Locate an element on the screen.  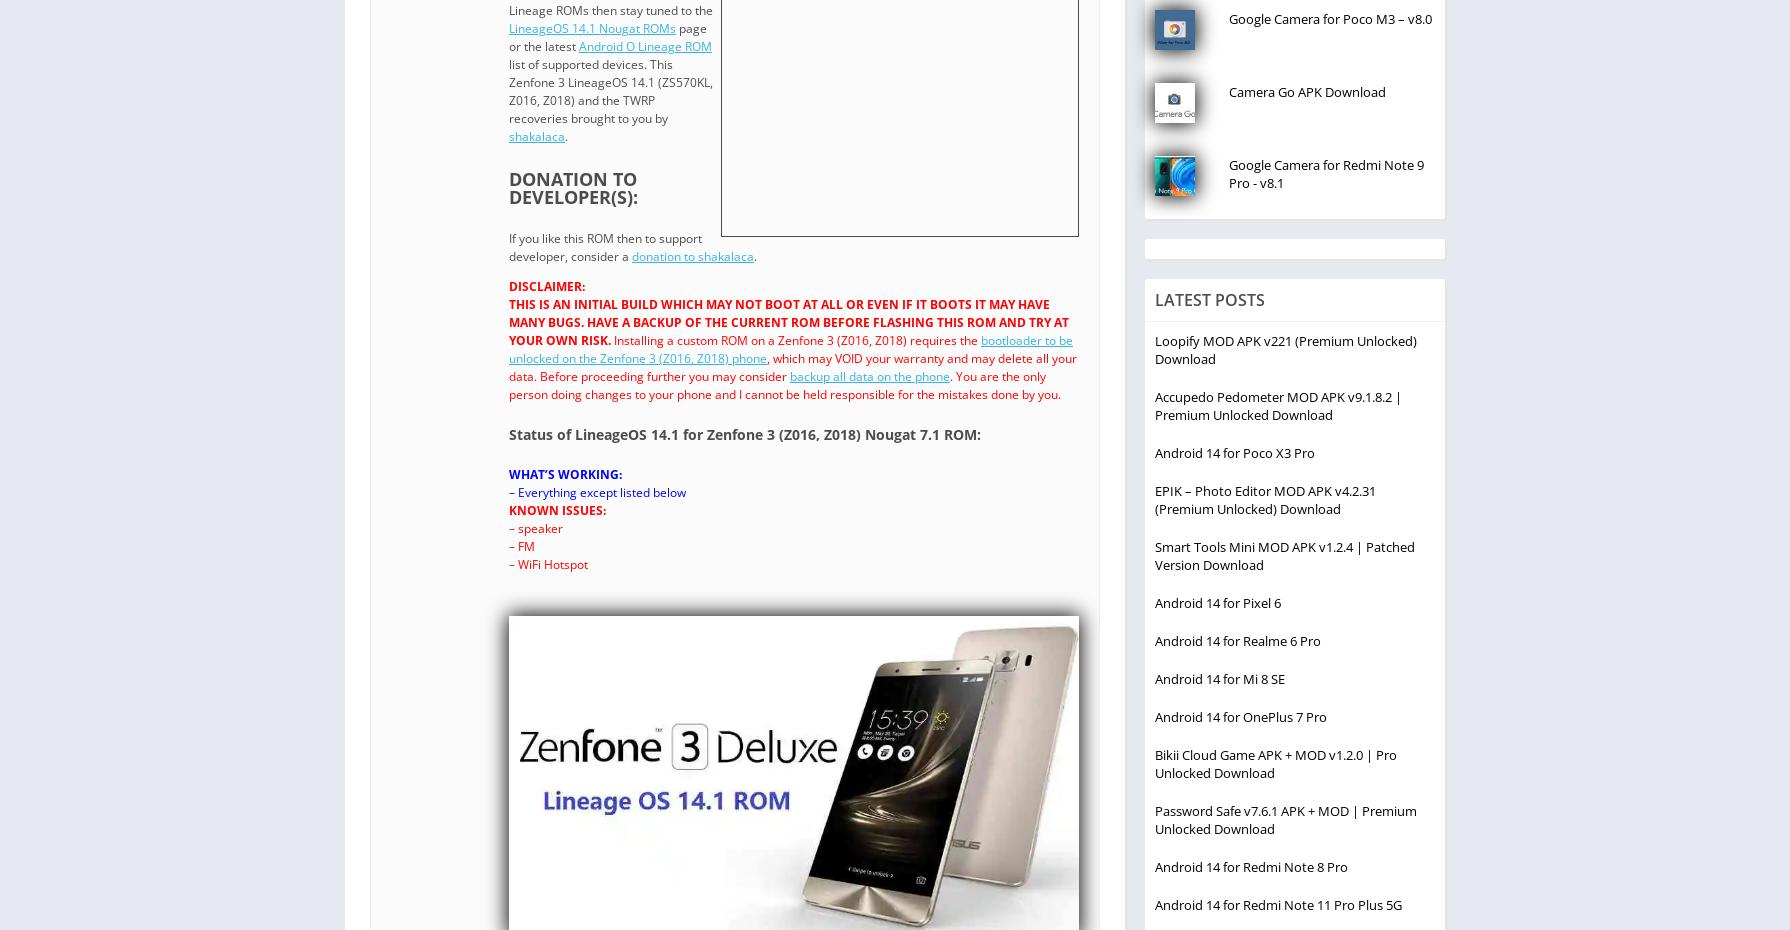
'THIS IS AN INITIAL BUILD WHICH MAY NOT BOOT AT ALL OR EVEN IF IT BOOTS IT MAY HAVE MANY BUGS. HAVE A BACKUP OF THE CURRENT ROM BEFORE FLASHING THIS ROM AND TRY AT YOUR OWN RISK.' is located at coordinates (788, 321).